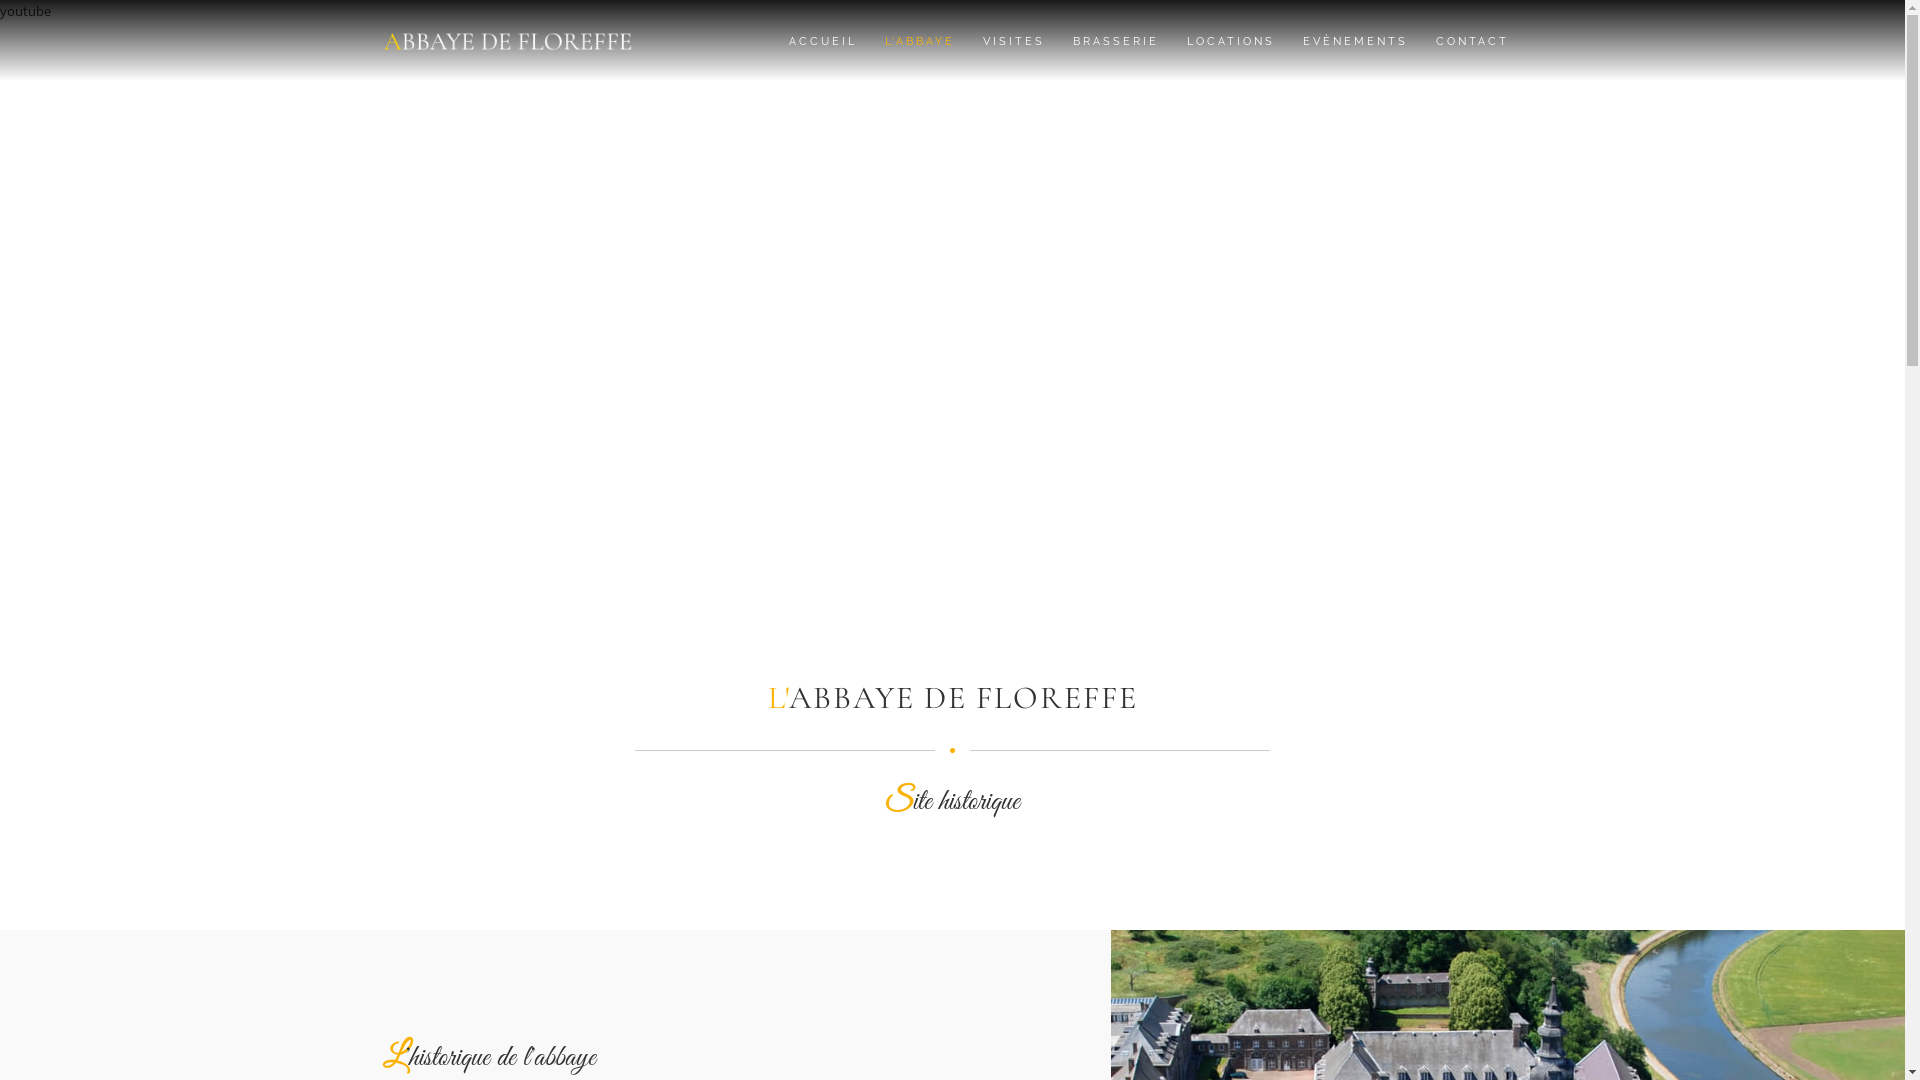  Describe the element at coordinates (1472, 38) in the screenshot. I see `'CONTACT'` at that location.